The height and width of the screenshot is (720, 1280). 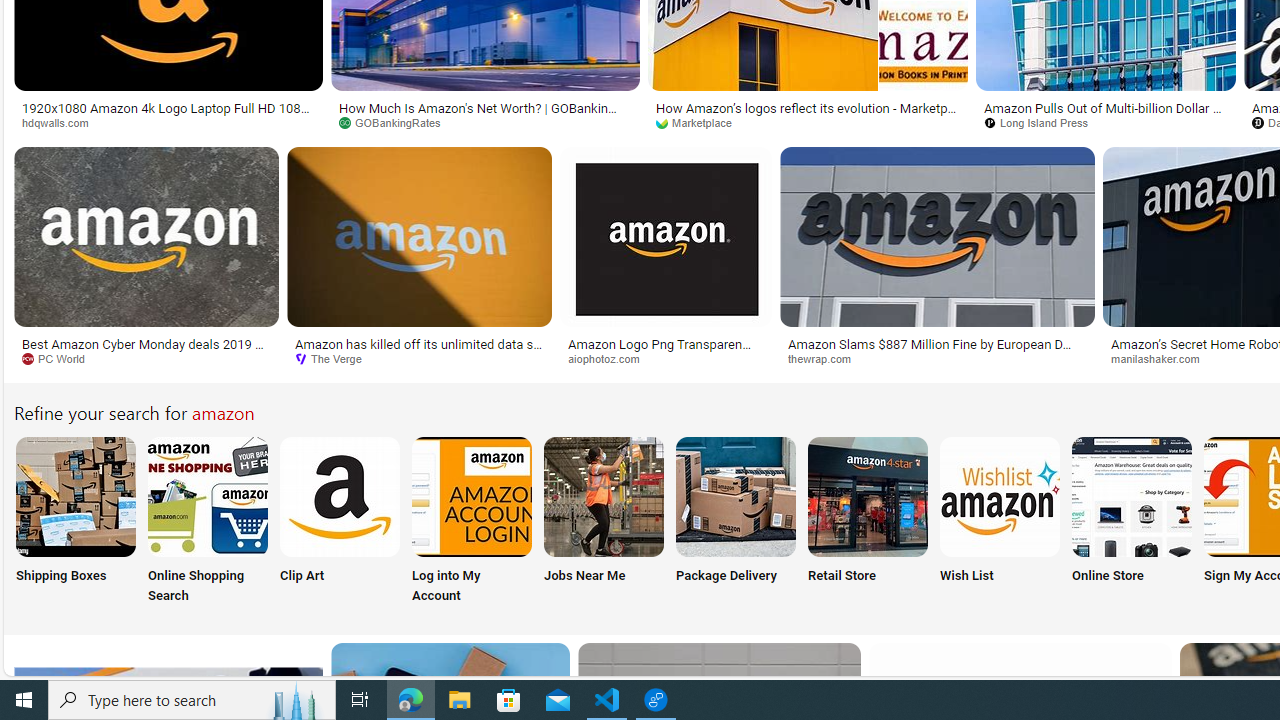 What do you see at coordinates (735, 495) in the screenshot?
I see `'Amazon Package Delivery'` at bounding box center [735, 495].